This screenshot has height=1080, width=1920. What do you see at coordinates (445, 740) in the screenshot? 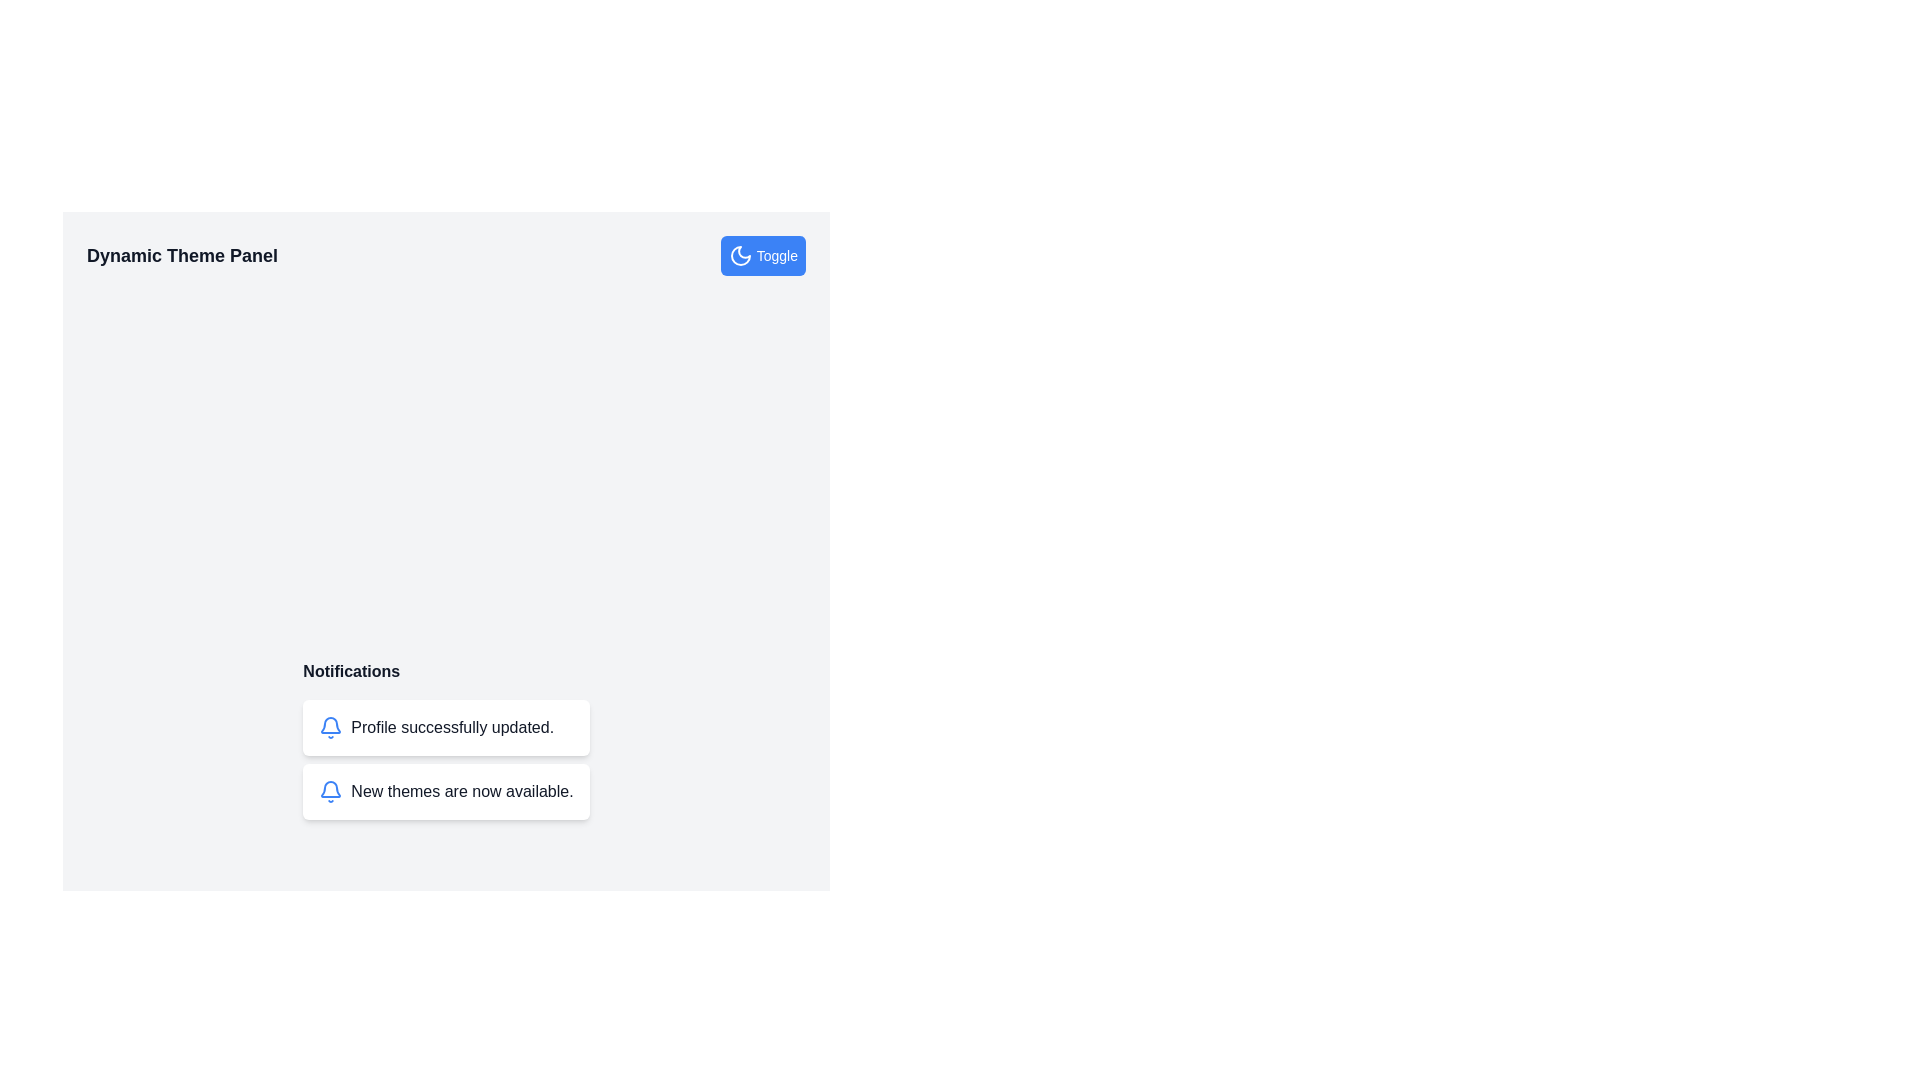
I see `the Notification panel, which has a light gray background and contains notifications with a bell icon and text messages, located below the 'Dynamic Theme Panel'` at bounding box center [445, 740].